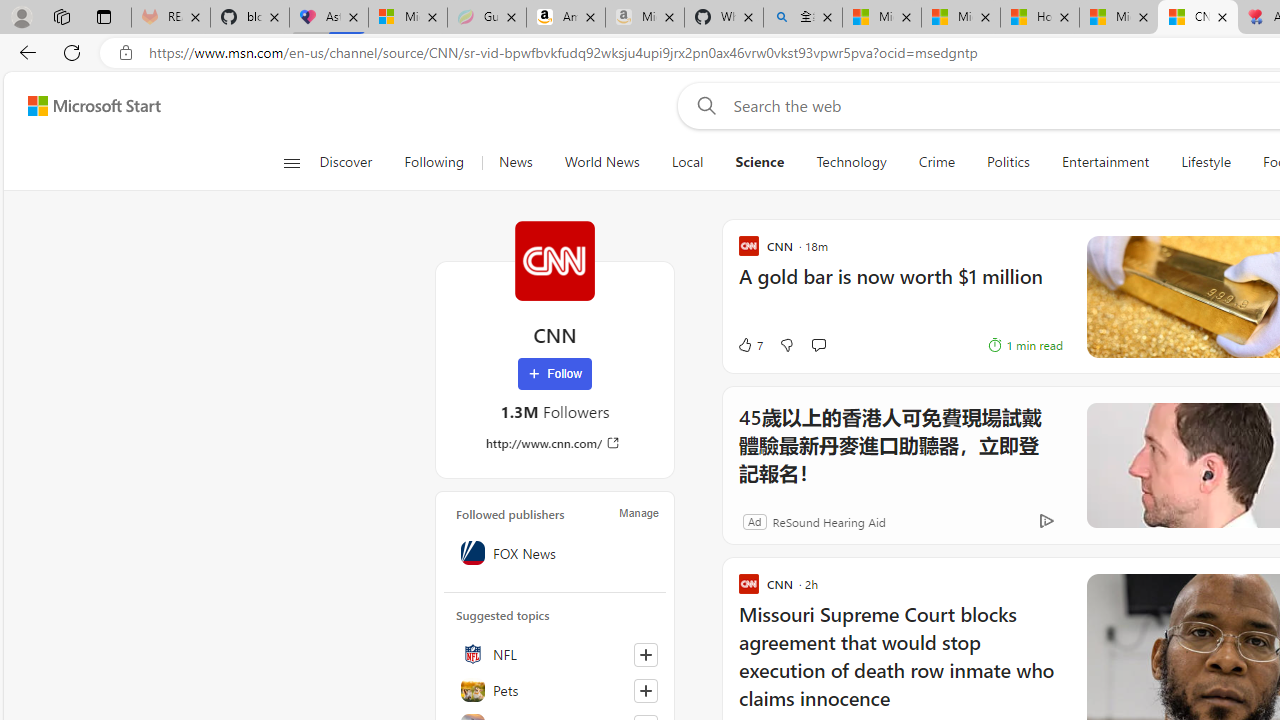  Describe the element at coordinates (851, 162) in the screenshot. I see `'Technology'` at that location.